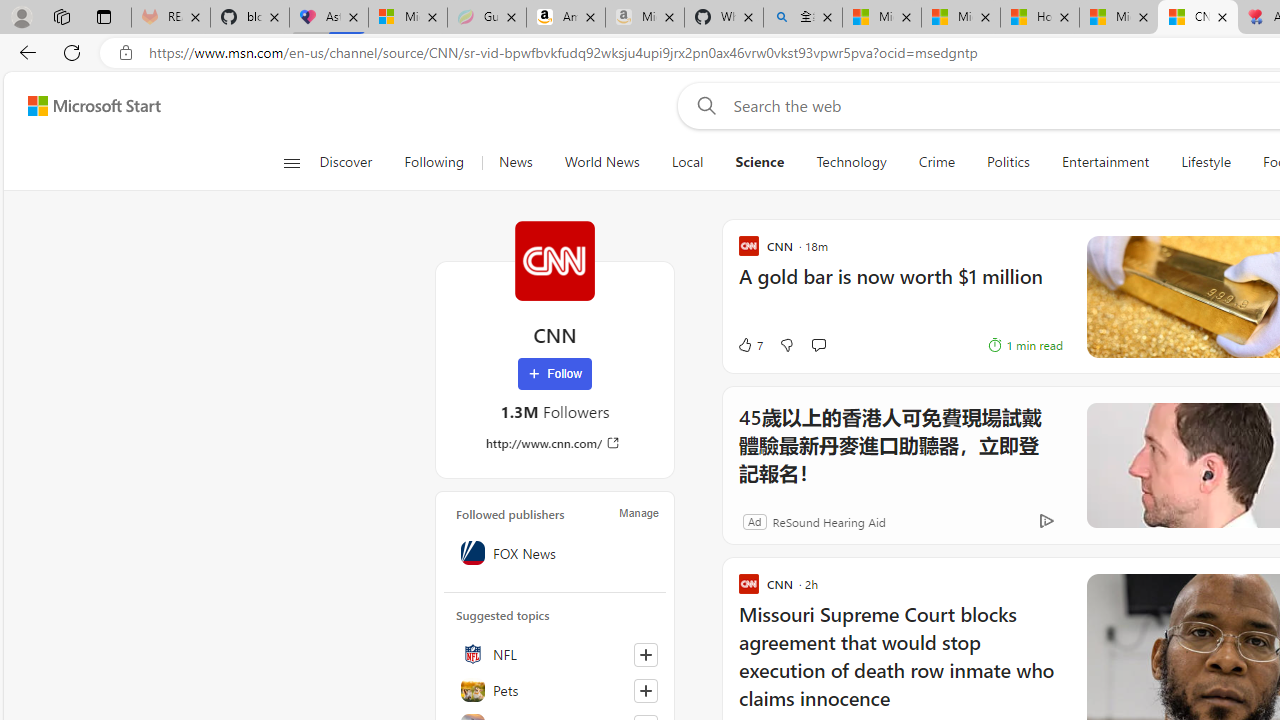  Describe the element at coordinates (851, 162) in the screenshot. I see `'Technology'` at that location.